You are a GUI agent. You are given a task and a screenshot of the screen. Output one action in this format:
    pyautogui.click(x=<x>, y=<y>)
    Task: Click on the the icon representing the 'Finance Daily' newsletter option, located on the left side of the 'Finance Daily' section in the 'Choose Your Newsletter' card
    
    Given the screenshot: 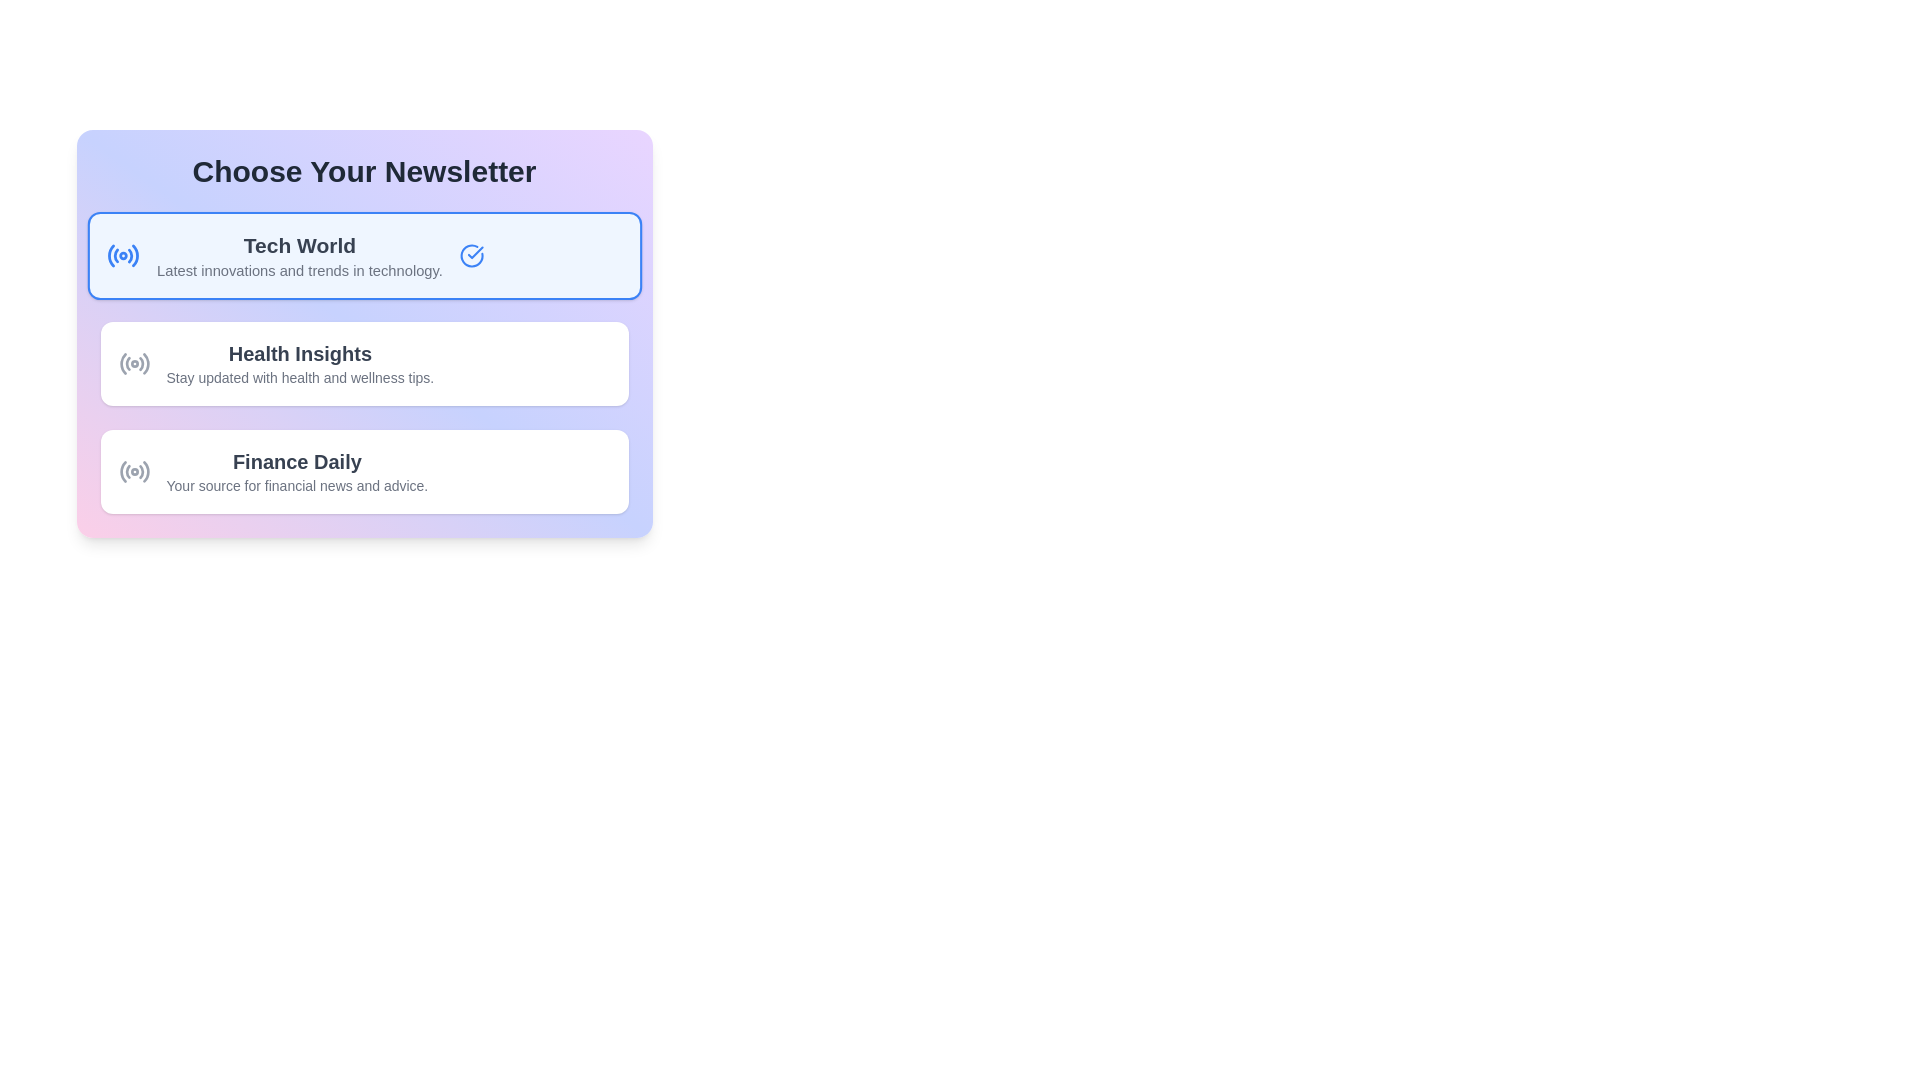 What is the action you would take?
    pyautogui.click(x=133, y=471)
    